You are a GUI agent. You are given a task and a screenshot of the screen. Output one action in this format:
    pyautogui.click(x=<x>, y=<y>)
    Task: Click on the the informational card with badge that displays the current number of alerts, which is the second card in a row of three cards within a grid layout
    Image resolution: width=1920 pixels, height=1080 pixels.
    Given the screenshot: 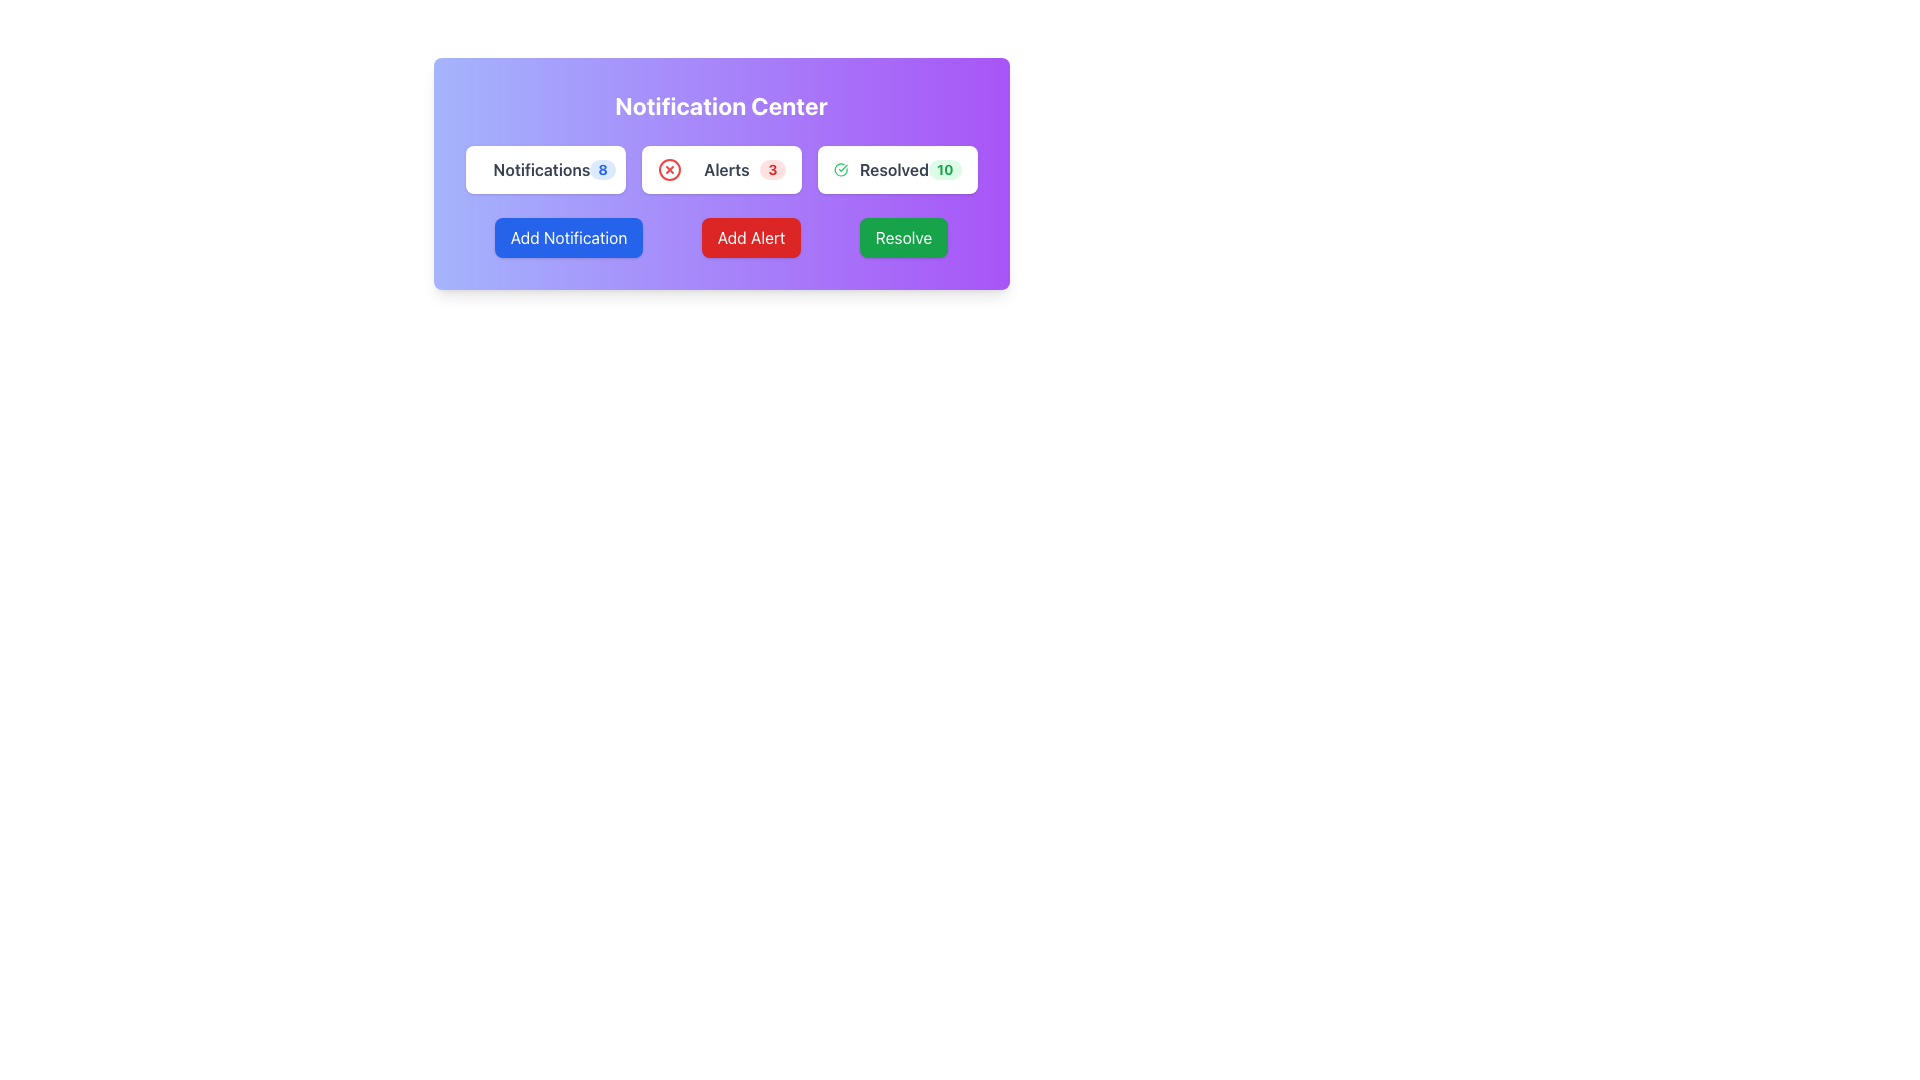 What is the action you would take?
    pyautogui.click(x=720, y=168)
    